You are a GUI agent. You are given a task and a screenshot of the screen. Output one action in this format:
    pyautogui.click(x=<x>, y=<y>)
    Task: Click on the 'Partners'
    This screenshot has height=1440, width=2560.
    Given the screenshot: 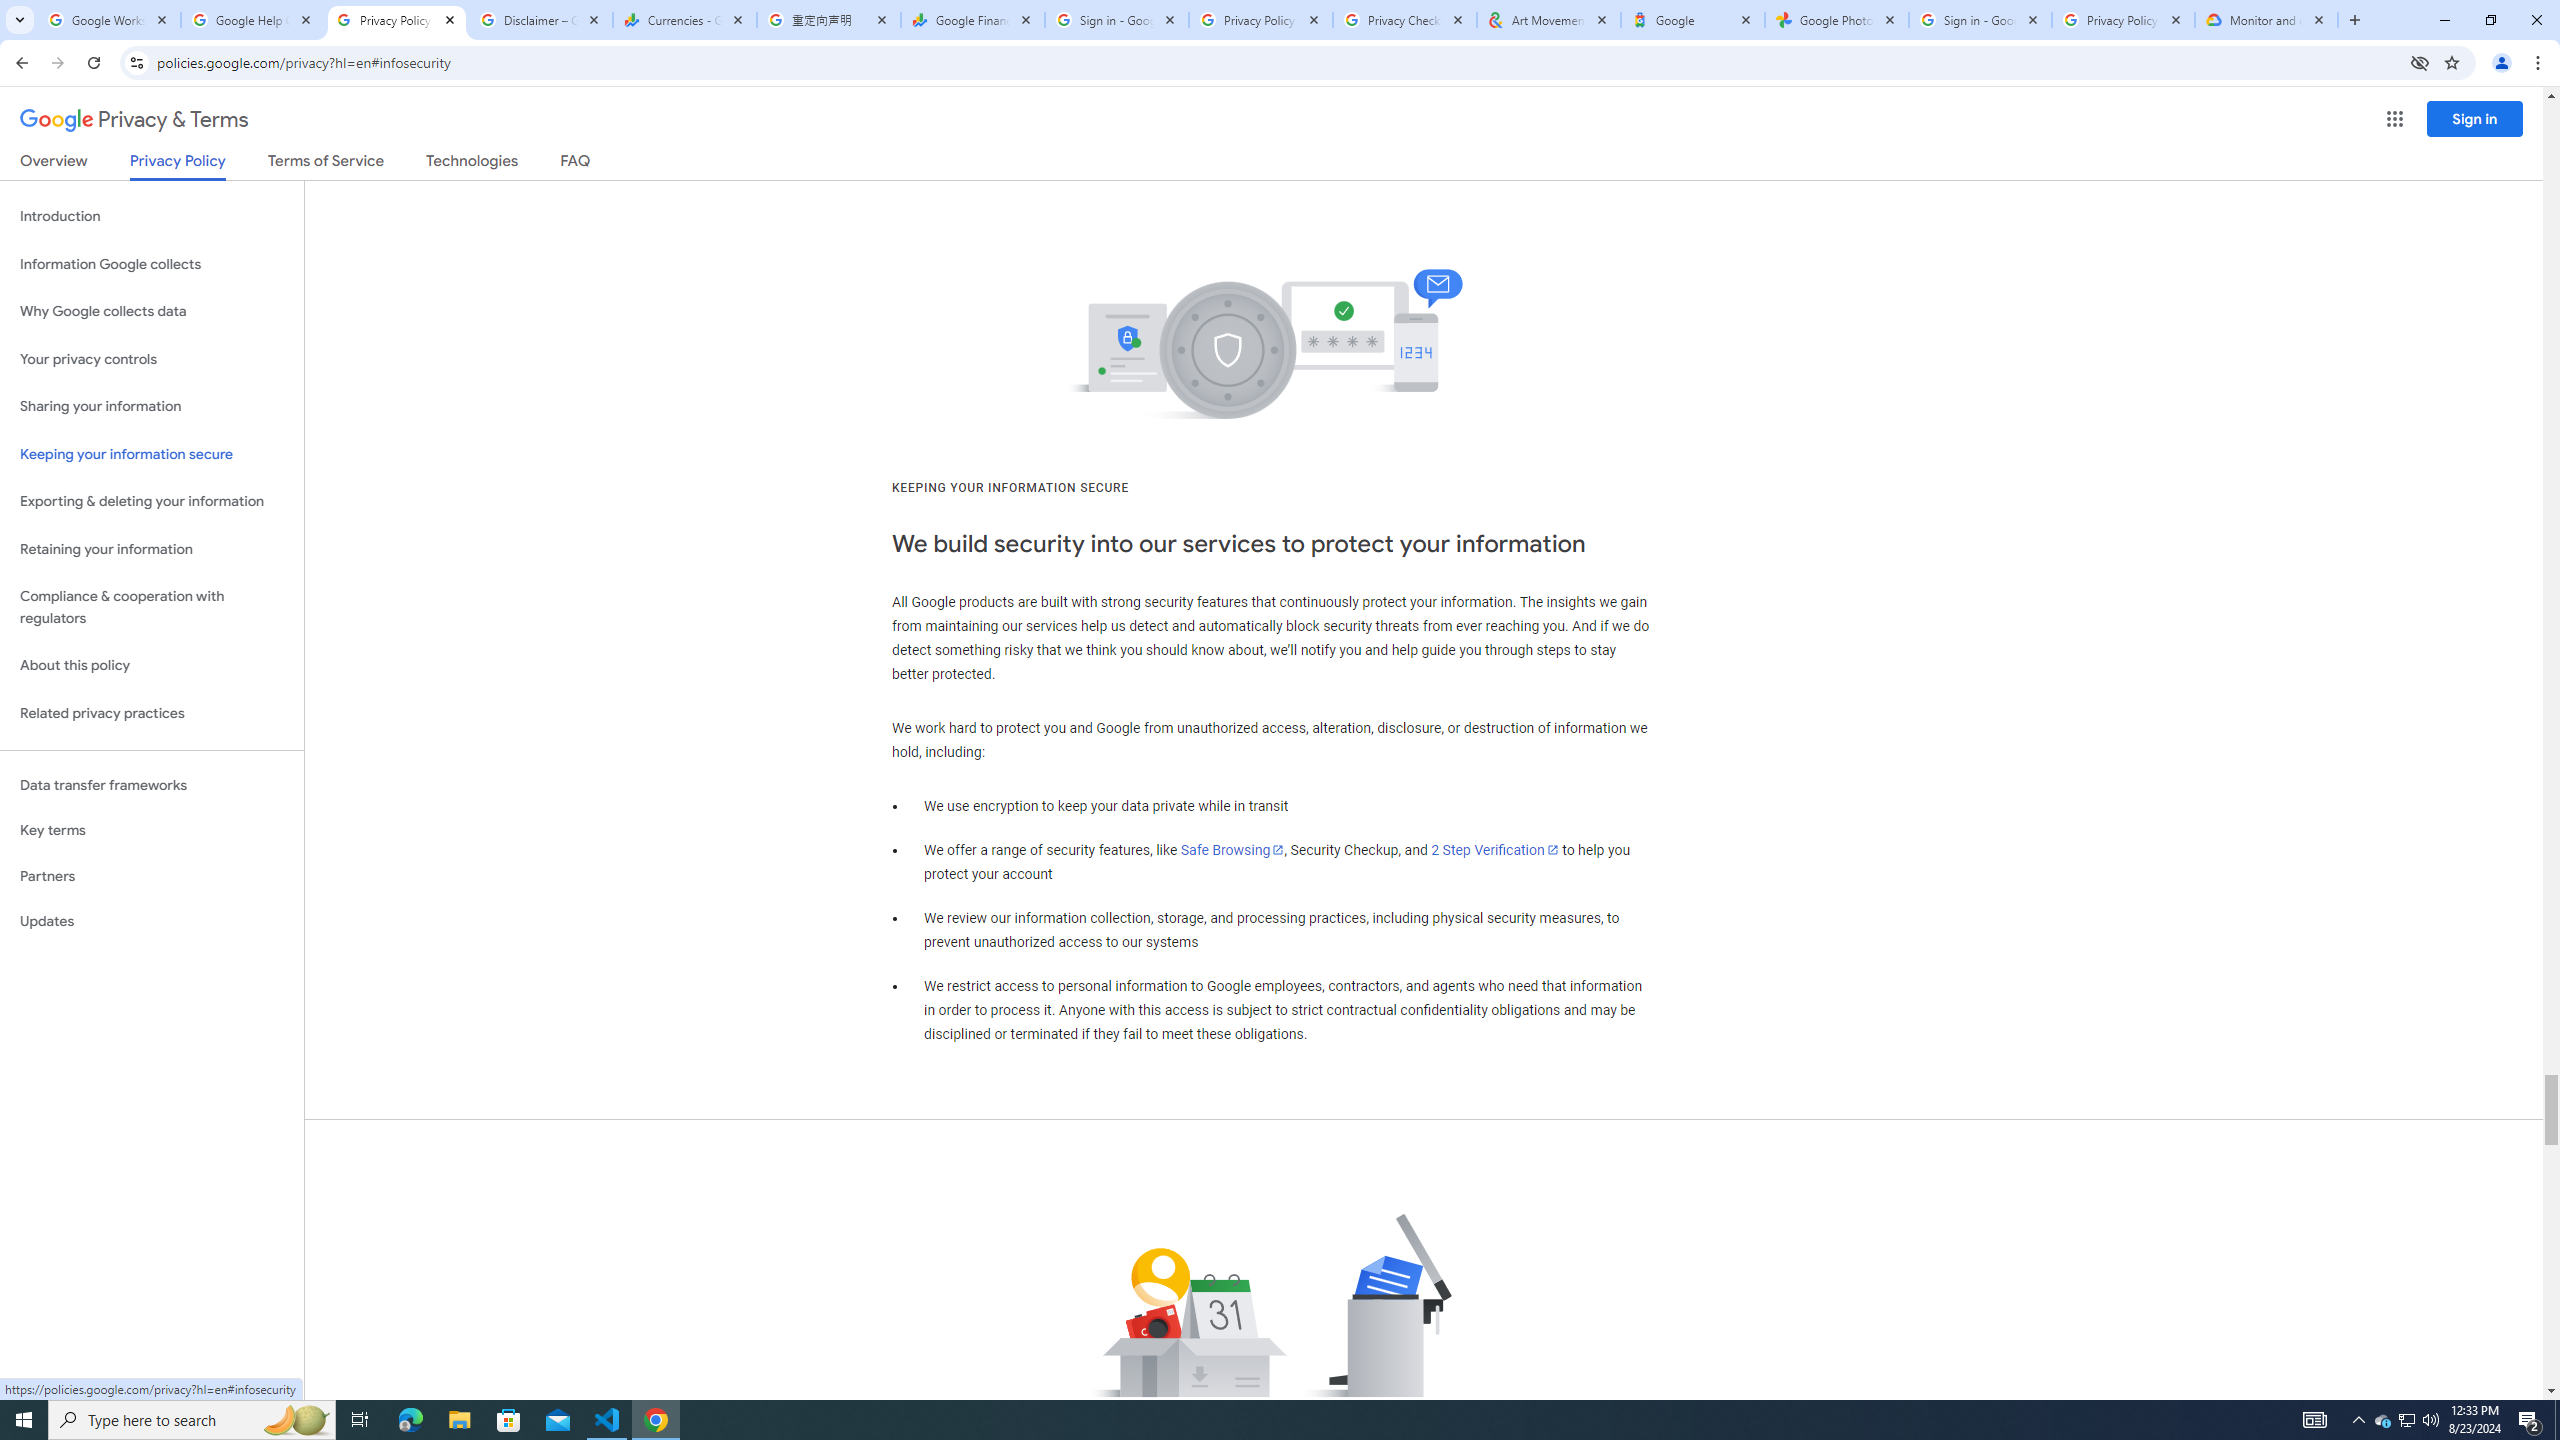 What is the action you would take?
    pyautogui.click(x=151, y=876)
    